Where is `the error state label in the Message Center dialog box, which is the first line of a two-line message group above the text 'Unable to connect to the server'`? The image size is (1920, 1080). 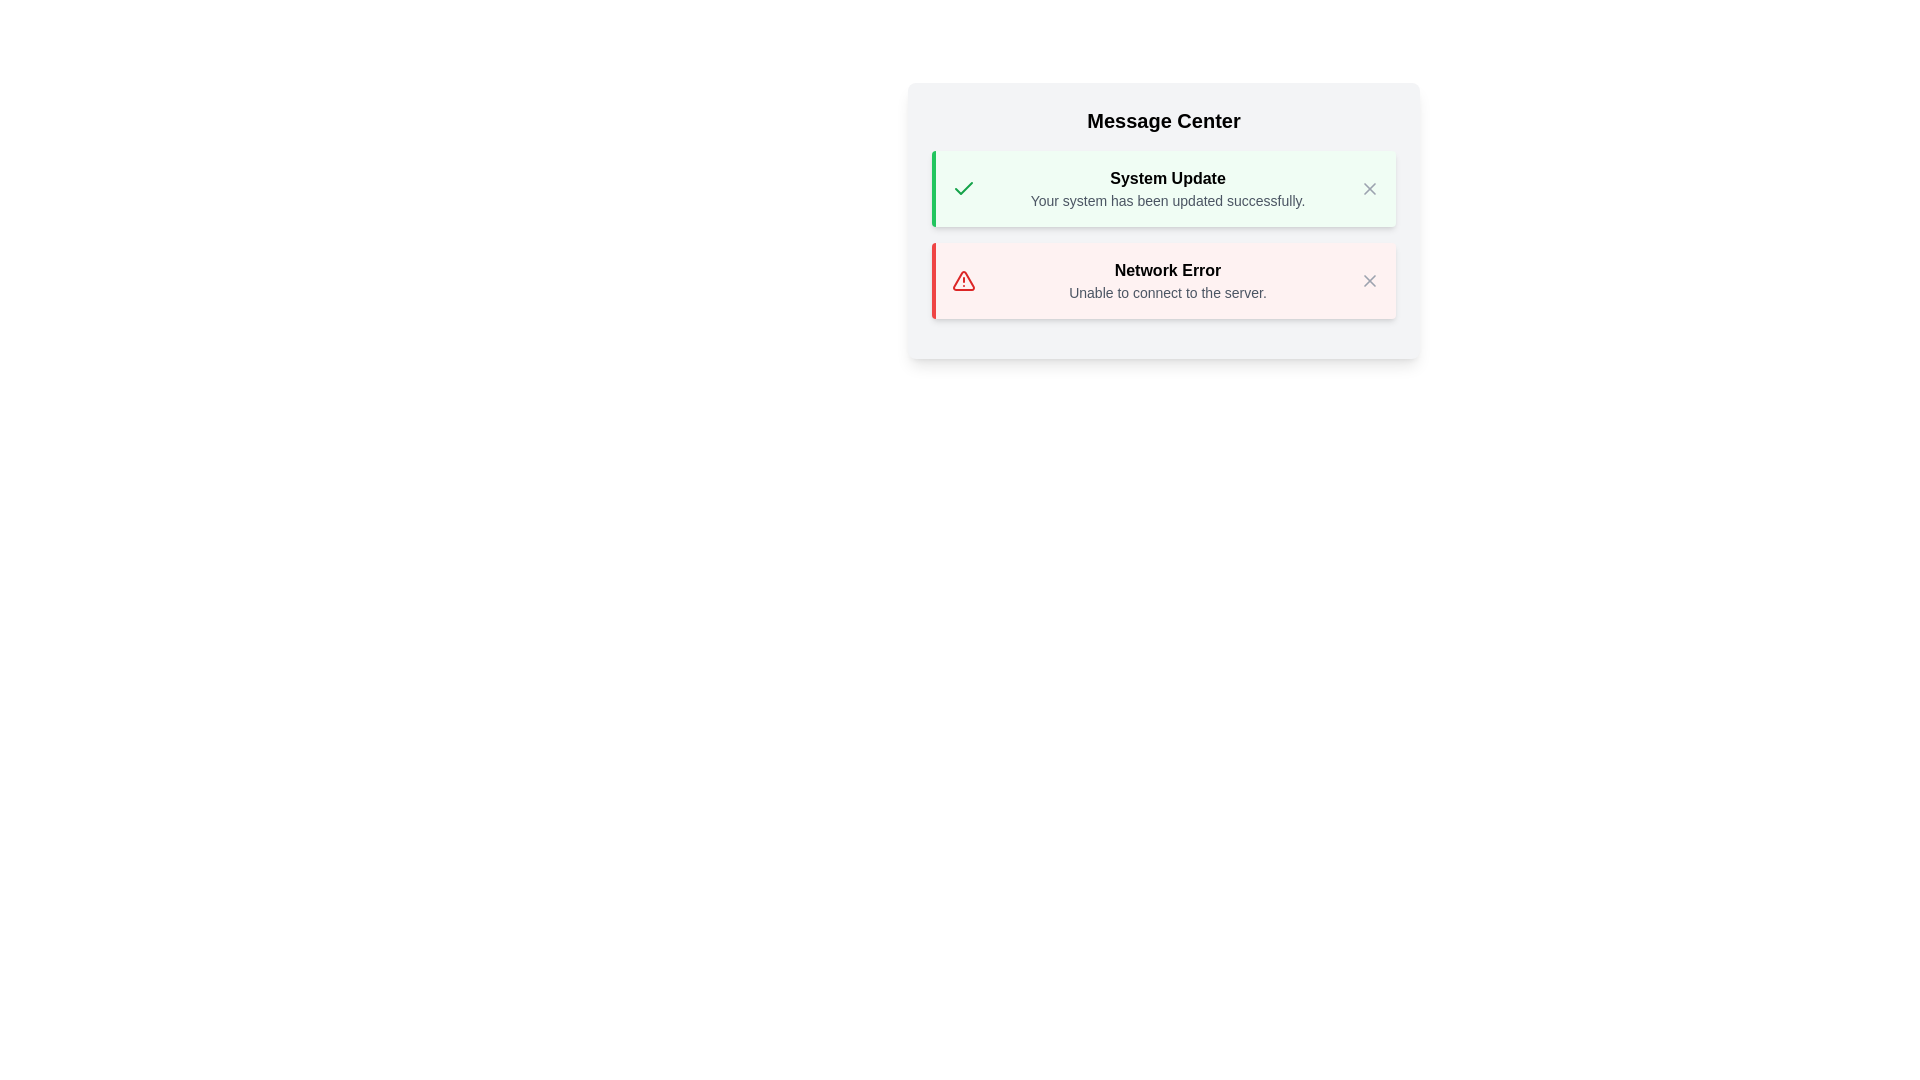
the error state label in the Message Center dialog box, which is the first line of a two-line message group above the text 'Unable to connect to the server' is located at coordinates (1167, 270).